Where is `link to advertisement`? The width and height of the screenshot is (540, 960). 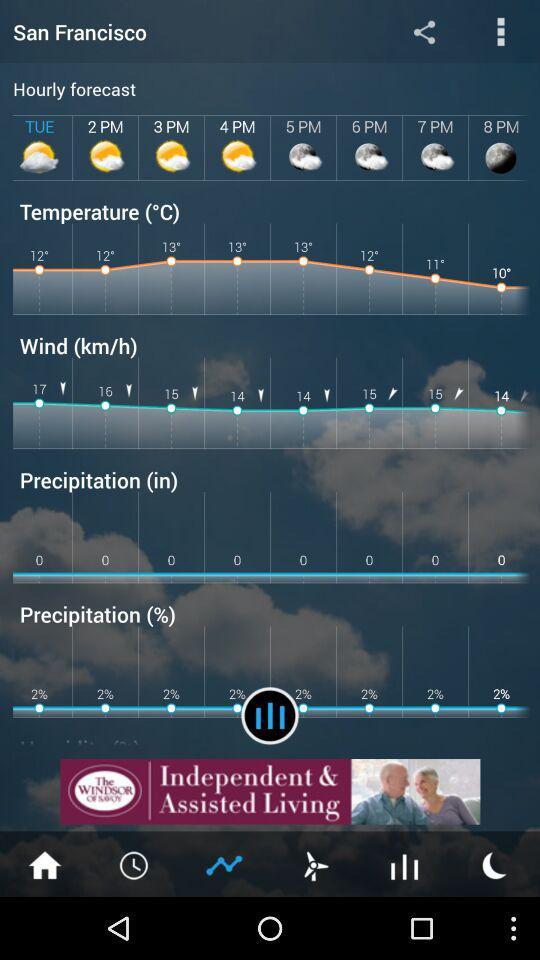 link to advertisement is located at coordinates (270, 791).